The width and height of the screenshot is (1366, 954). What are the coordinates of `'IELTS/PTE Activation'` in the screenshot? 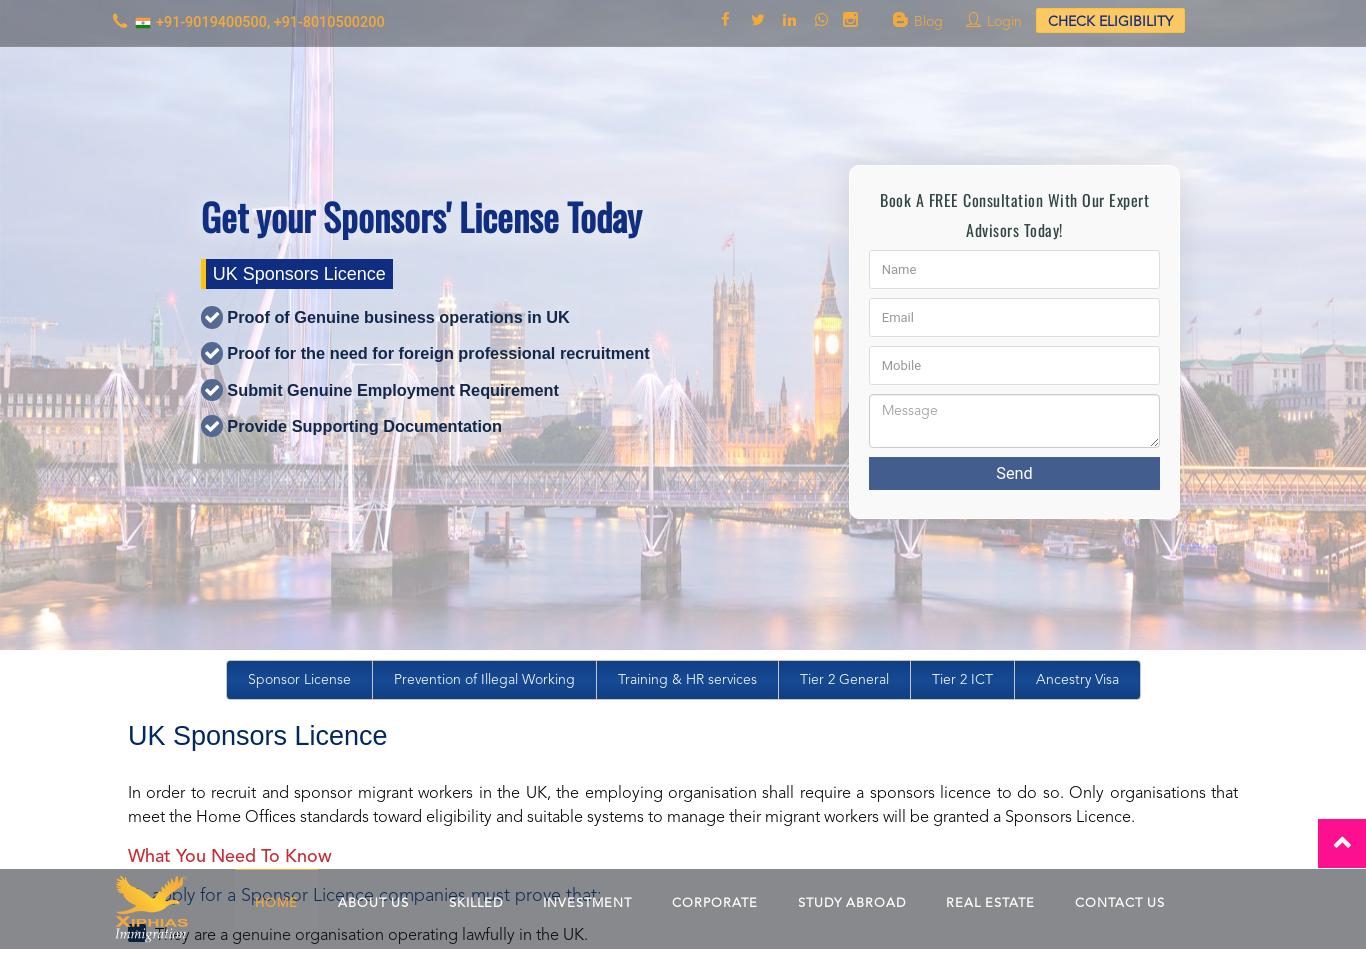 It's located at (769, 769).